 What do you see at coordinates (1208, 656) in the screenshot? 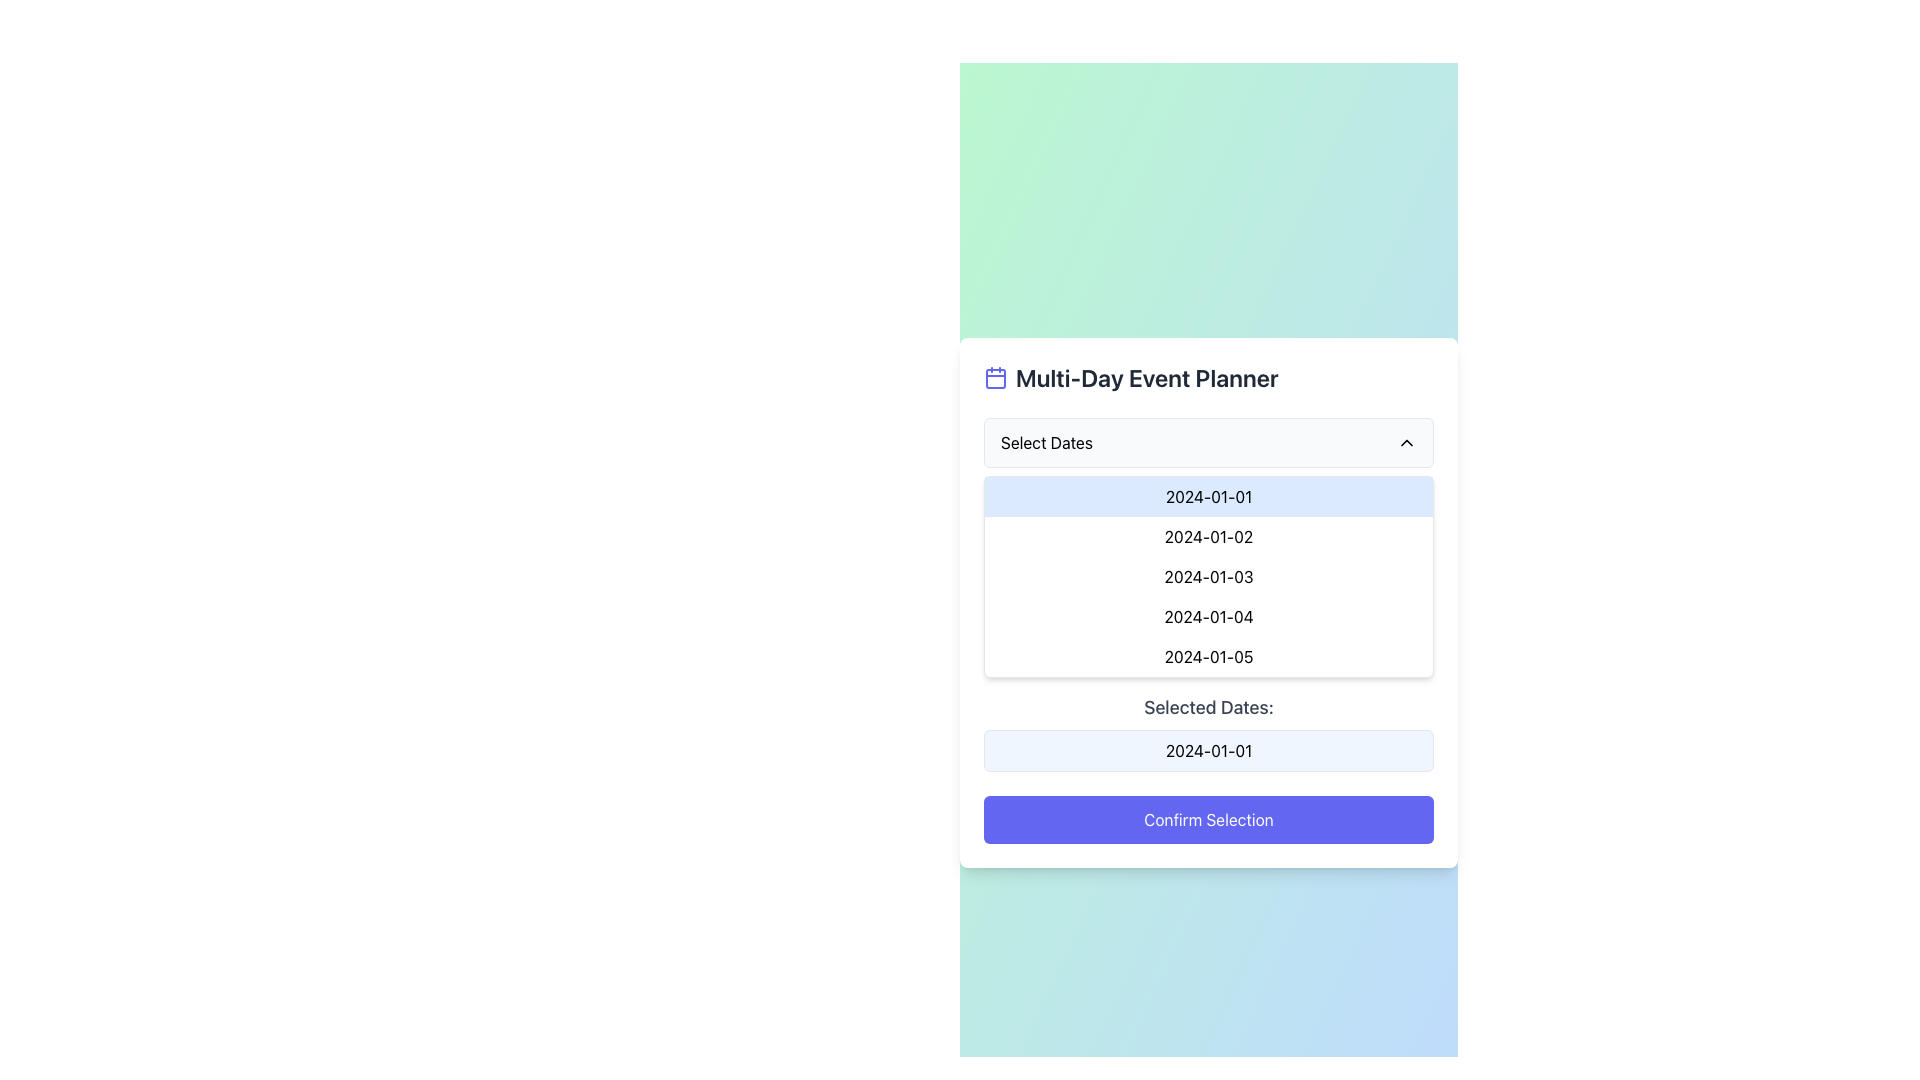
I see `the fifth selectable date option in the dropdown list` at bounding box center [1208, 656].